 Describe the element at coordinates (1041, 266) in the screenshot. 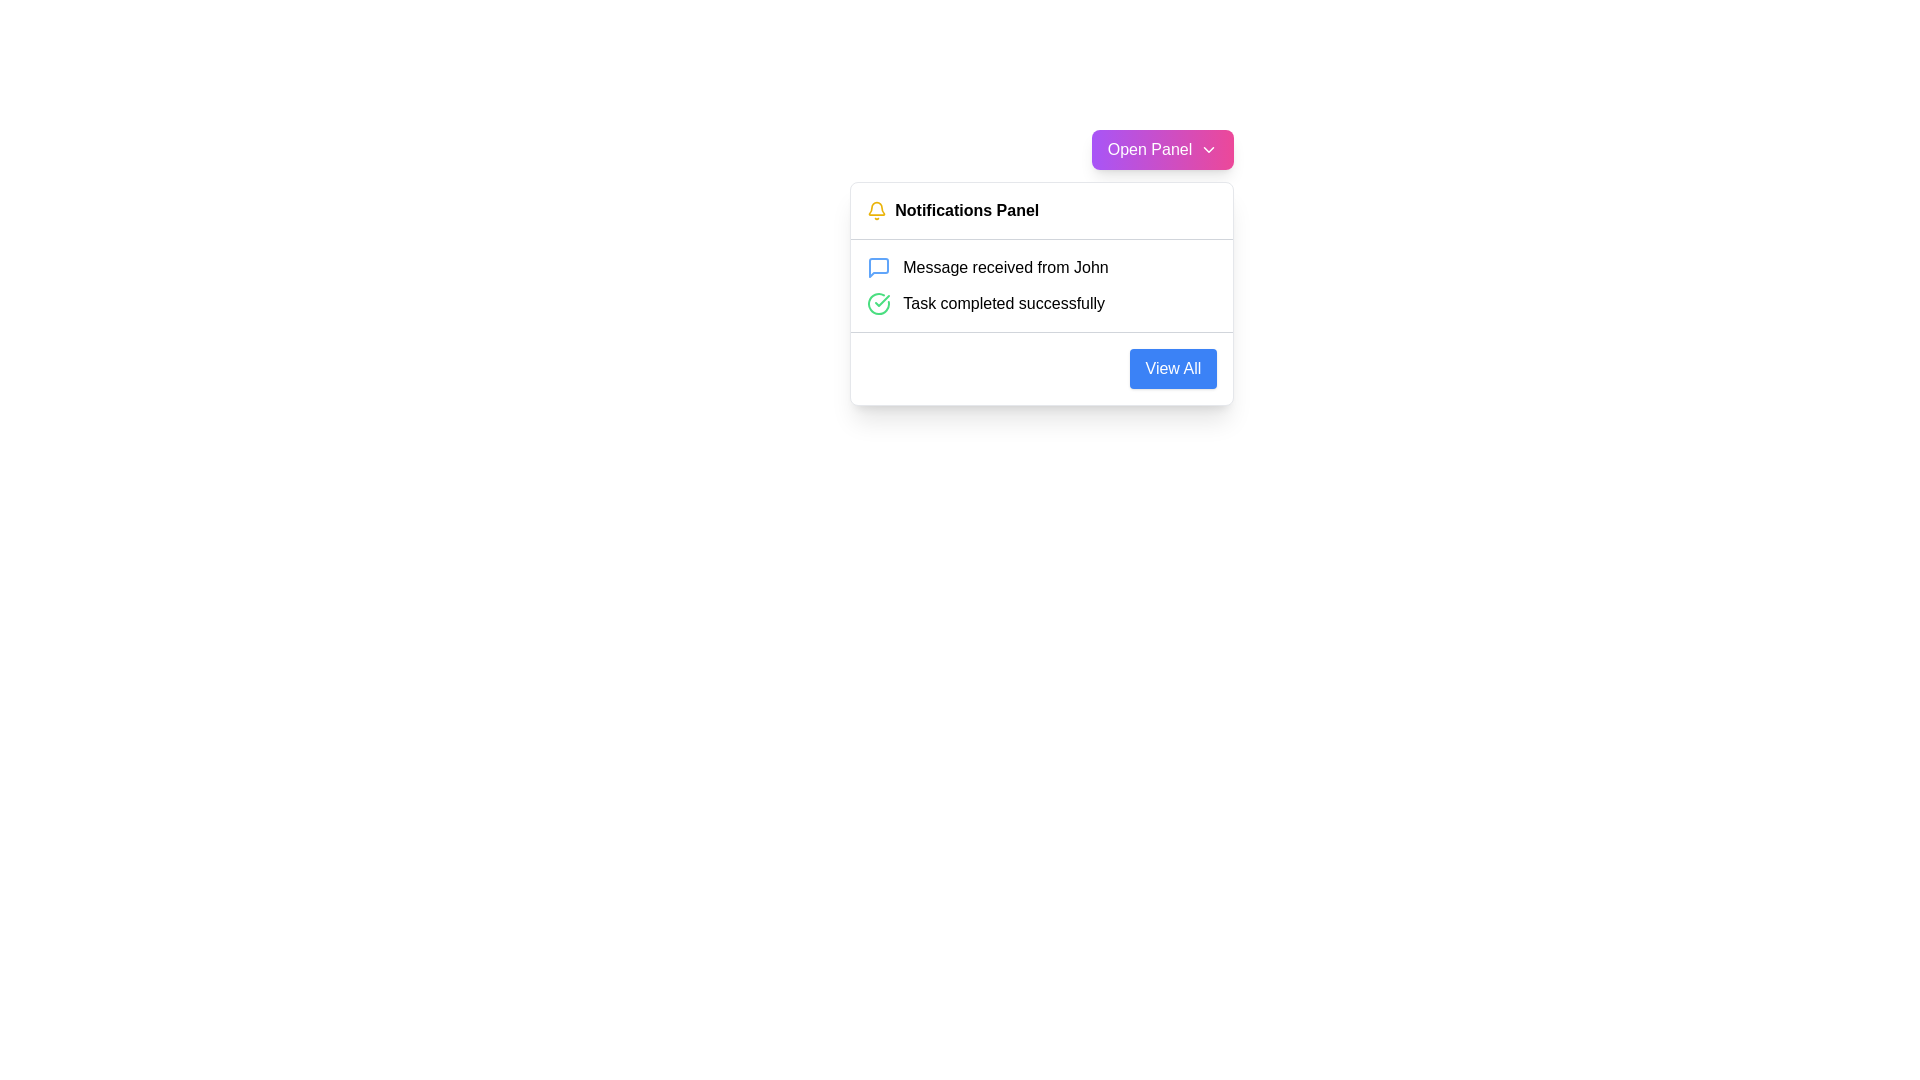

I see `the notification displaying 'Message received from John' at the top of the notification list` at that location.